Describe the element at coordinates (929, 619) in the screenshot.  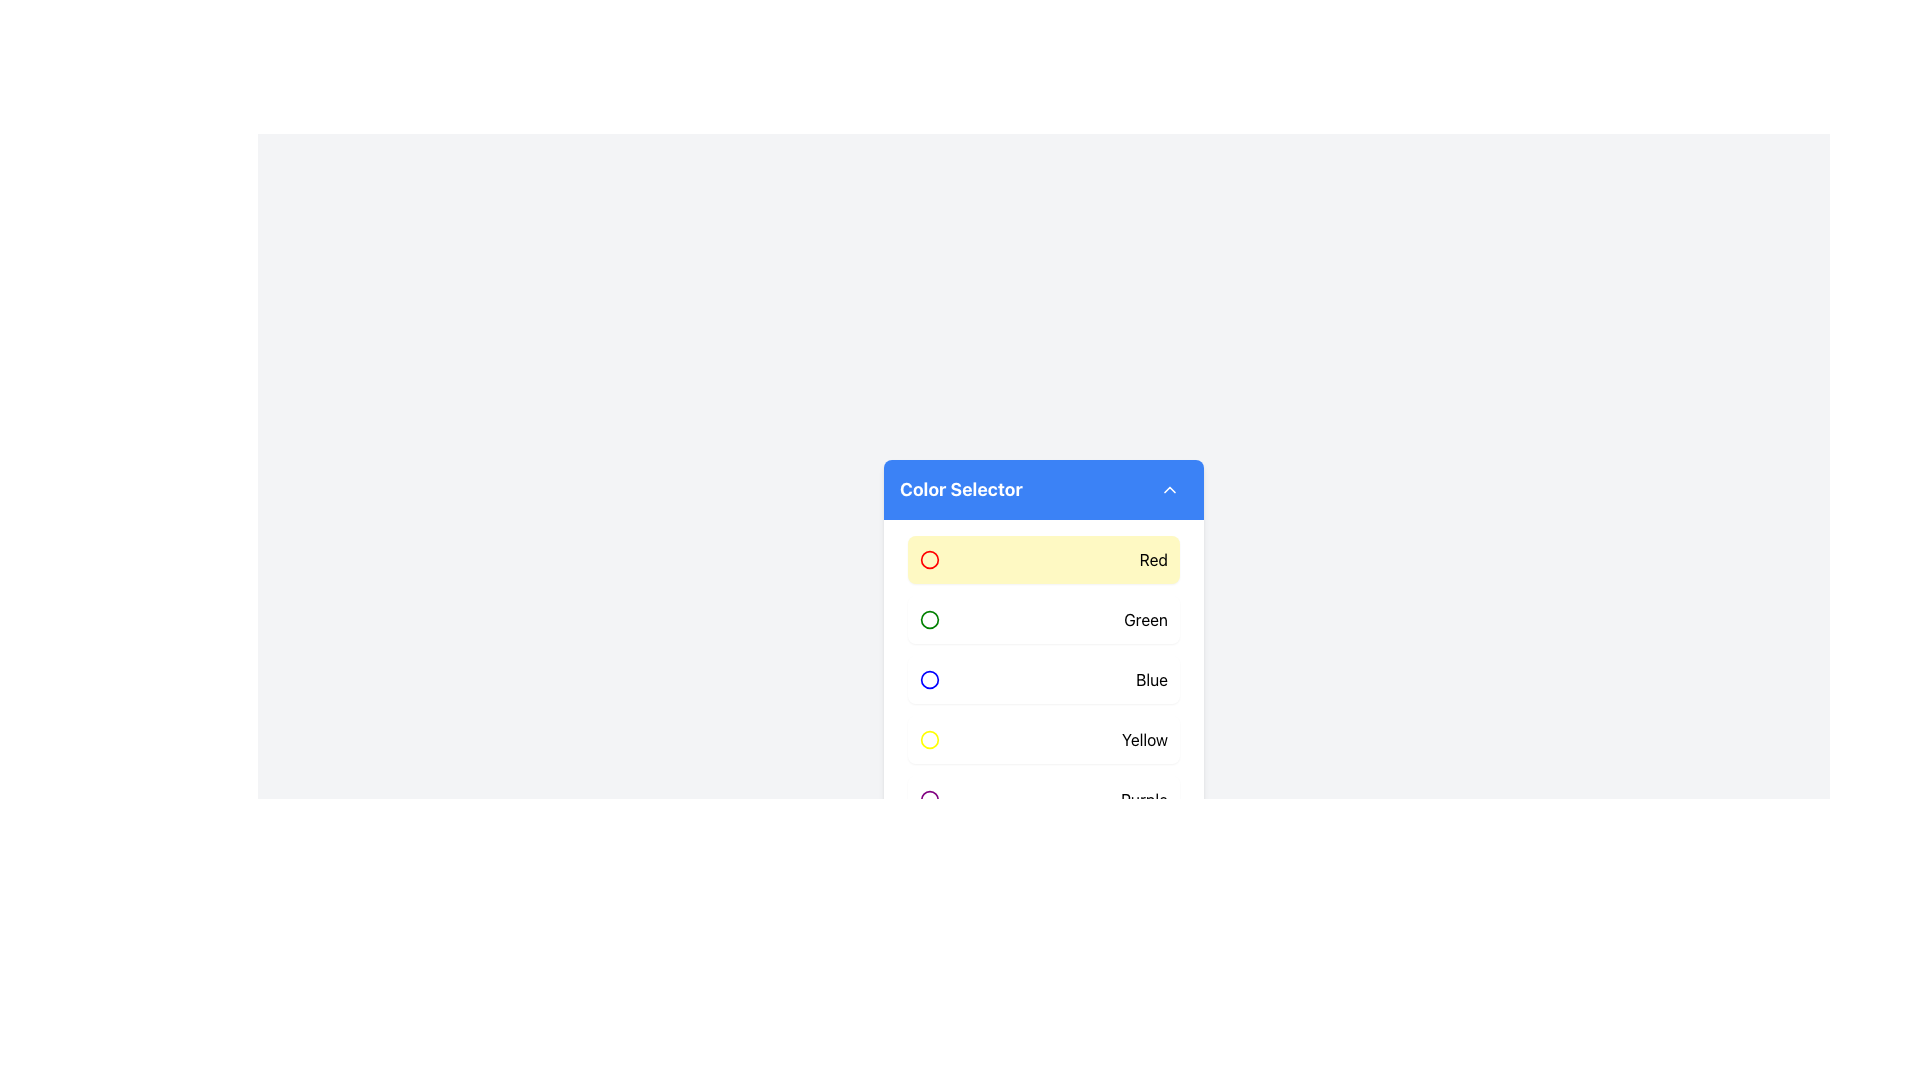
I see `the green circular outline icon in the 'Green' row of the color options` at that location.